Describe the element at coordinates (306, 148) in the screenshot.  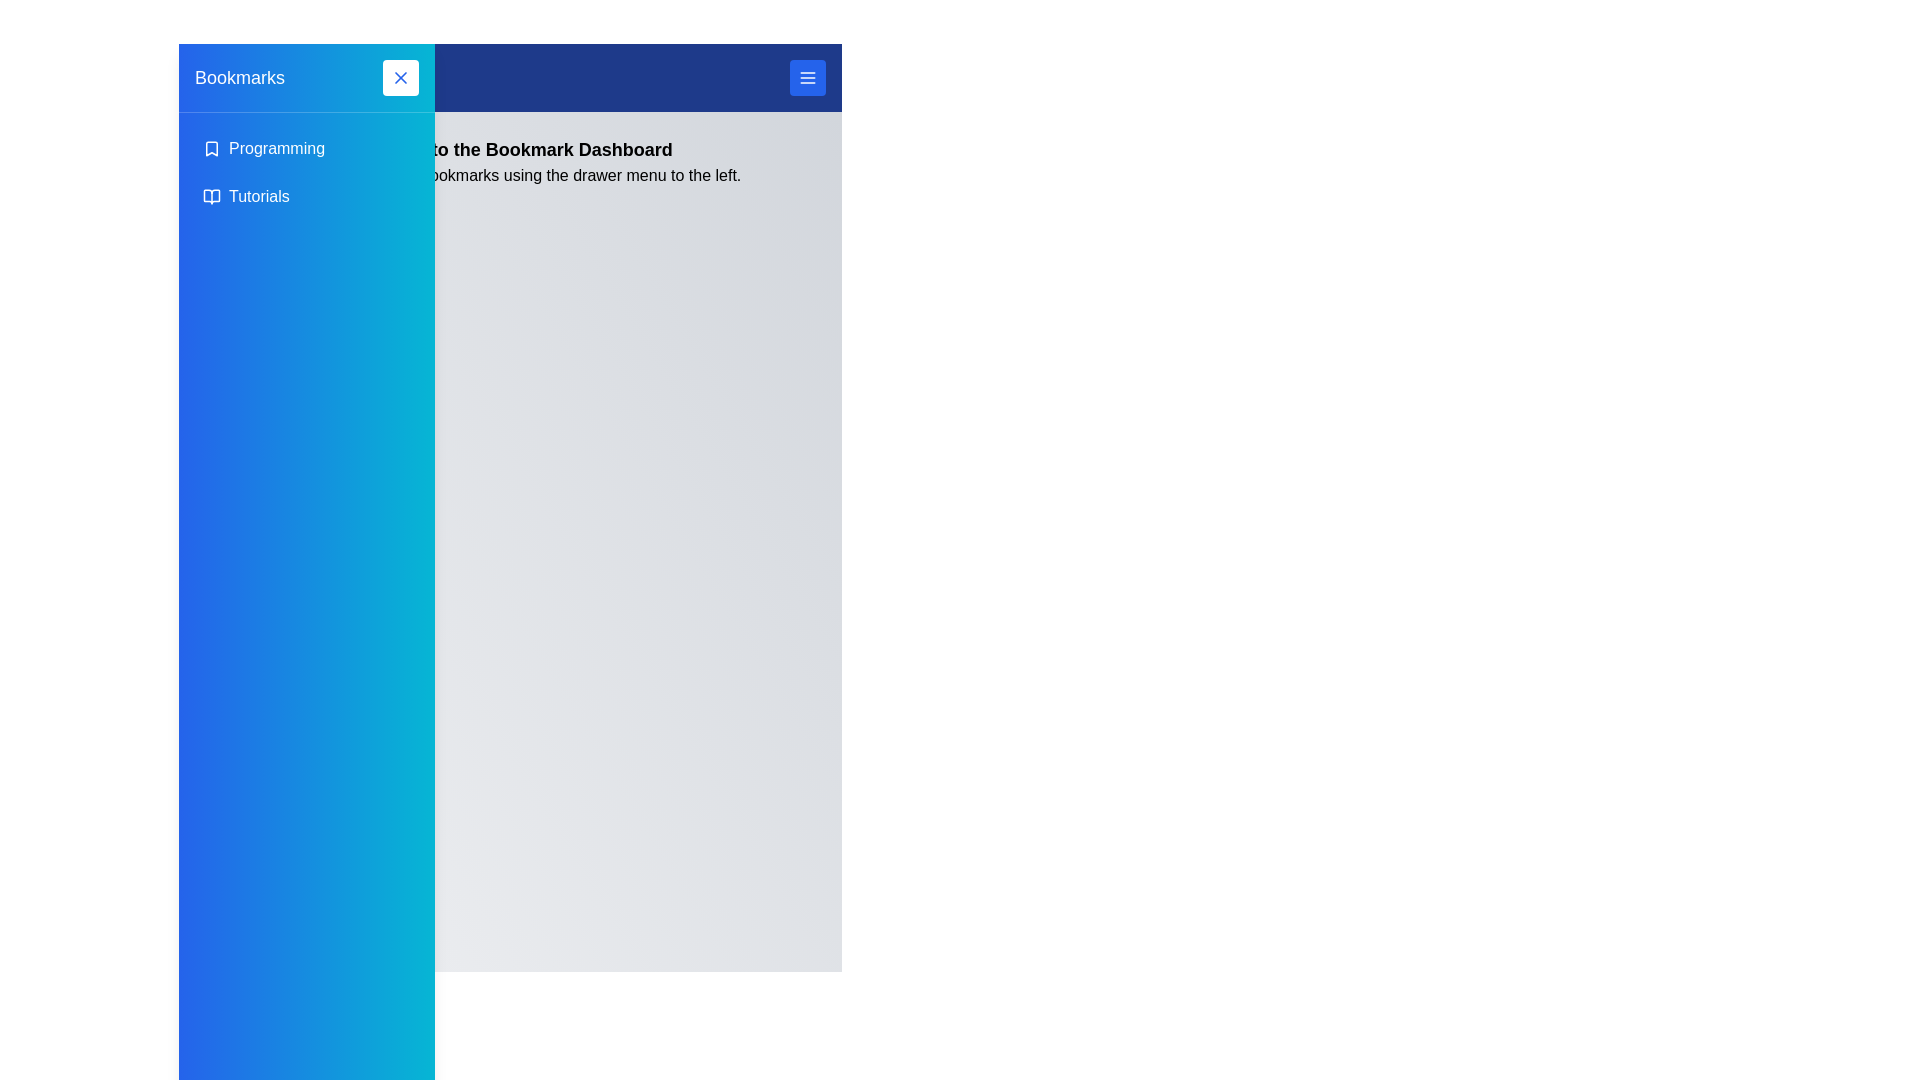
I see `the 'Programming' interactive button link in the sidebar menu by moving the cursor to its center point to highlight it` at that location.